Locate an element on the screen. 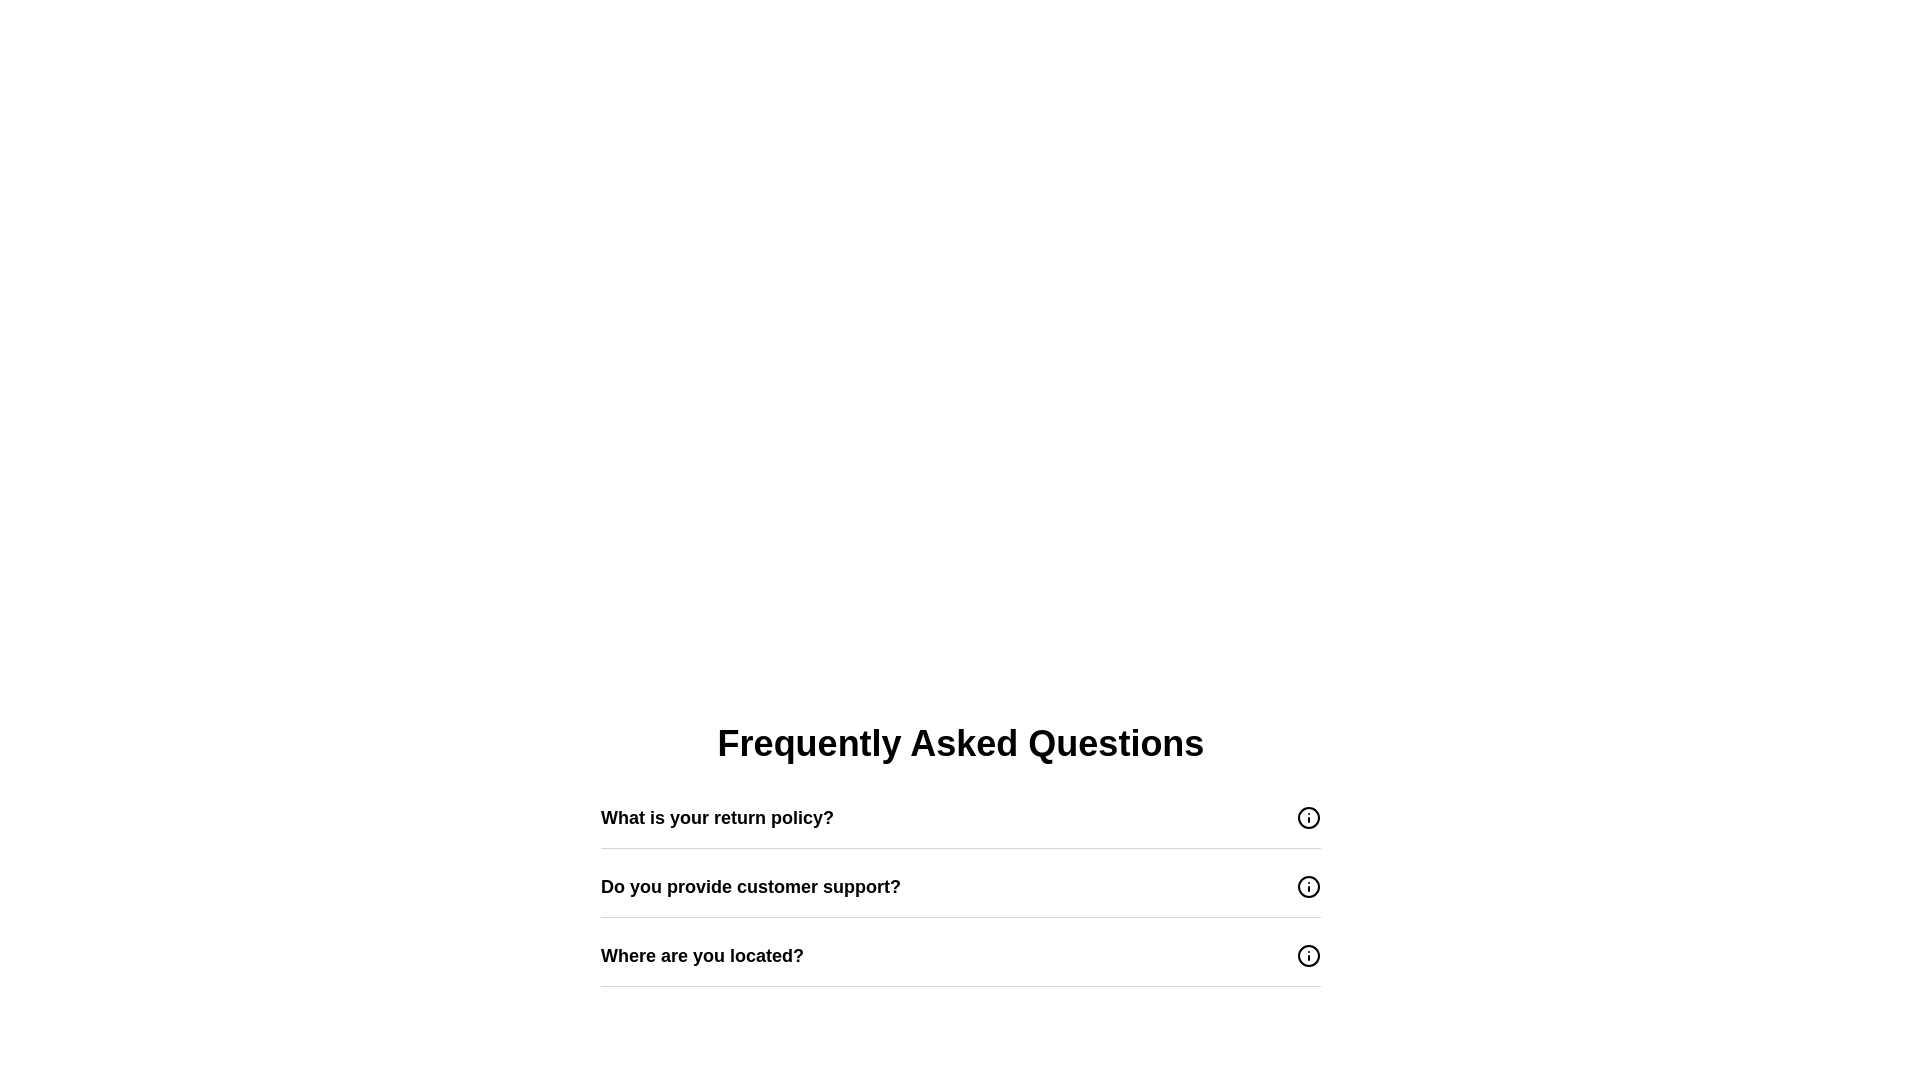 This screenshot has width=1920, height=1080. the circular informational icon containing an 'i' character, which is located at the far right of the row with the text 'Do you provide customer support?' is located at coordinates (1309, 886).